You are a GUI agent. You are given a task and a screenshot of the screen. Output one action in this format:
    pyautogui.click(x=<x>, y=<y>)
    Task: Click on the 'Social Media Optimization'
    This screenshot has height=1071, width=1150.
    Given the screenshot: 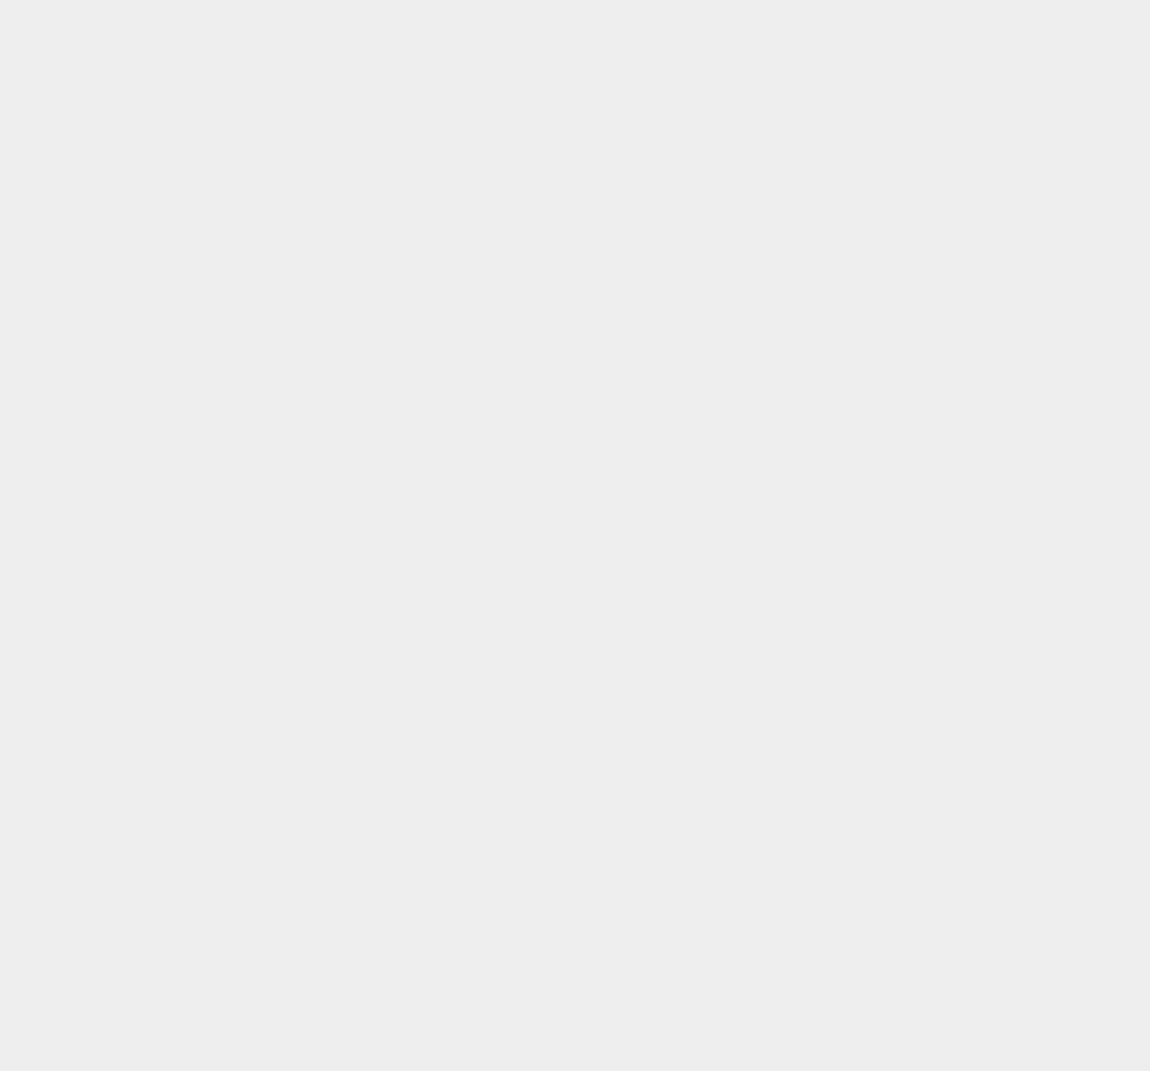 What is the action you would take?
    pyautogui.click(x=530, y=35)
    